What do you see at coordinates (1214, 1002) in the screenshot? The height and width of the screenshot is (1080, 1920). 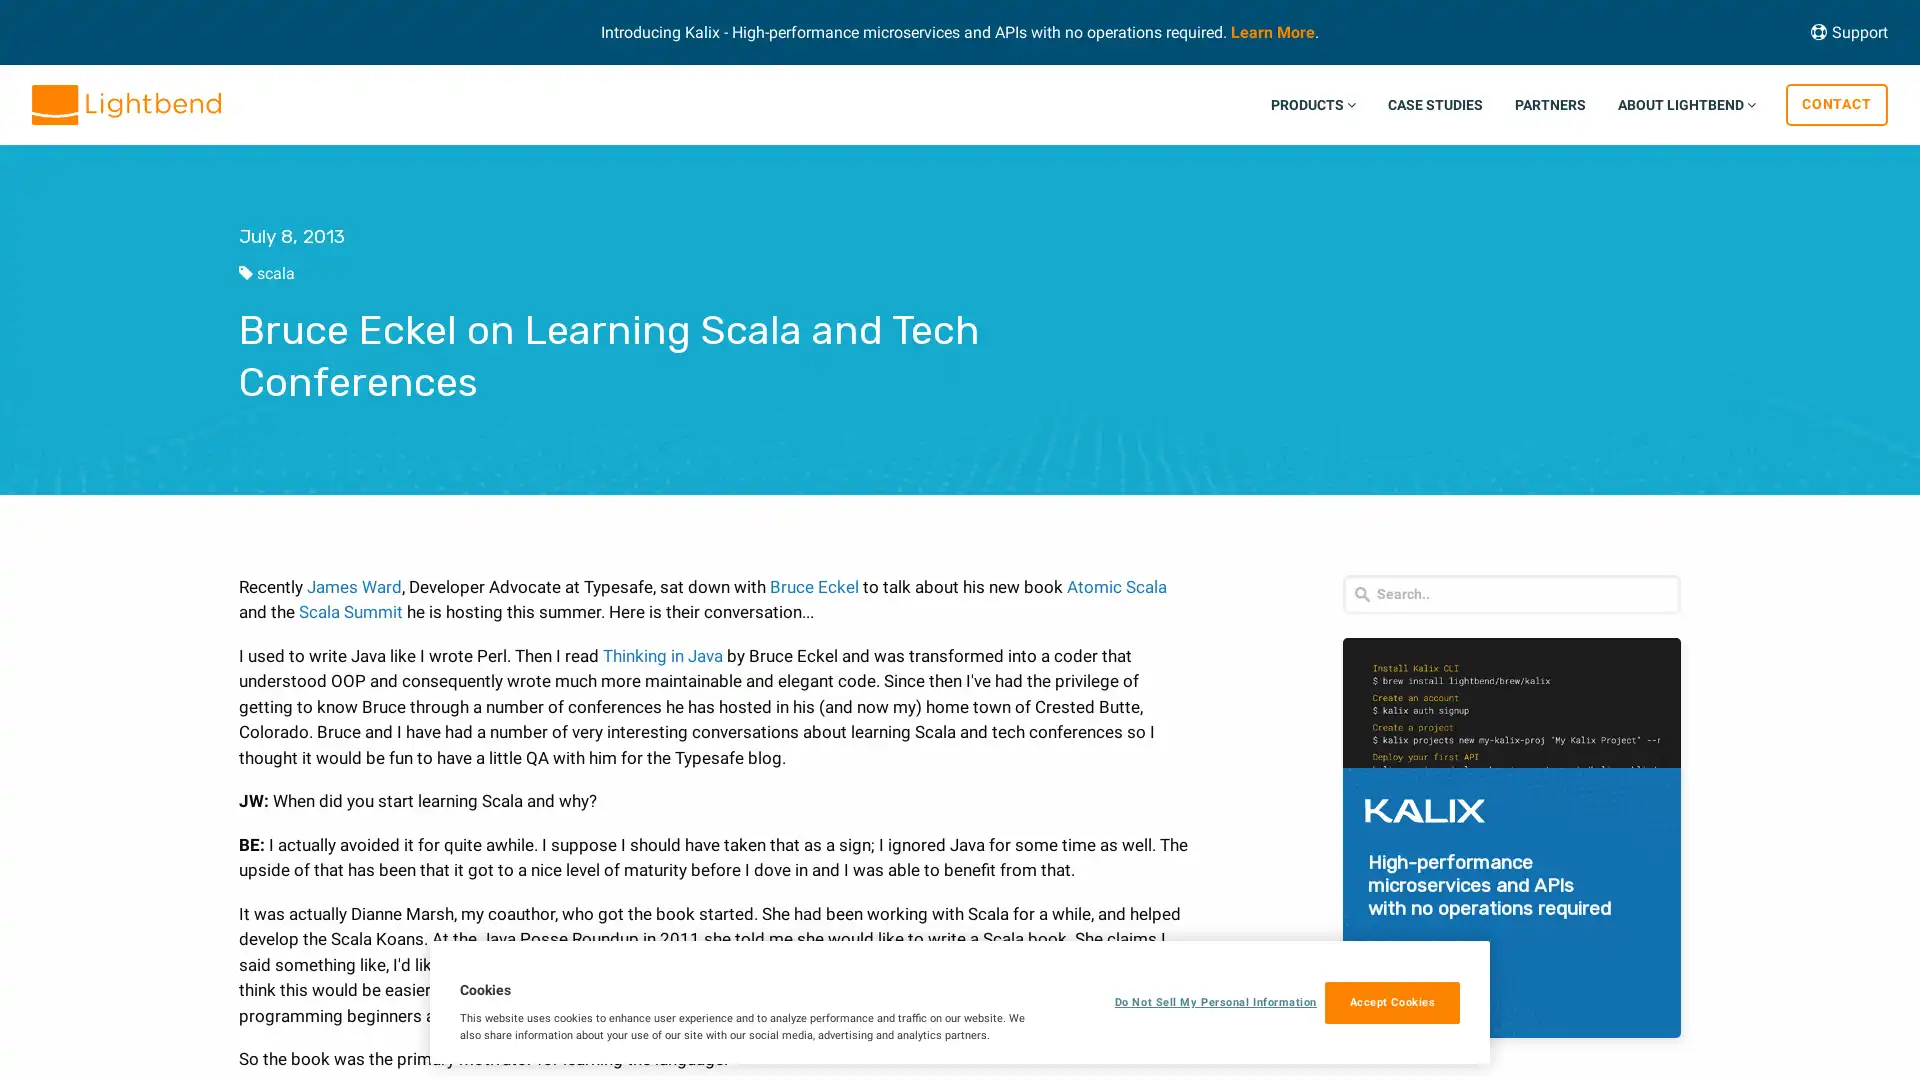 I see `Do Not Sell My Personal Information` at bounding box center [1214, 1002].